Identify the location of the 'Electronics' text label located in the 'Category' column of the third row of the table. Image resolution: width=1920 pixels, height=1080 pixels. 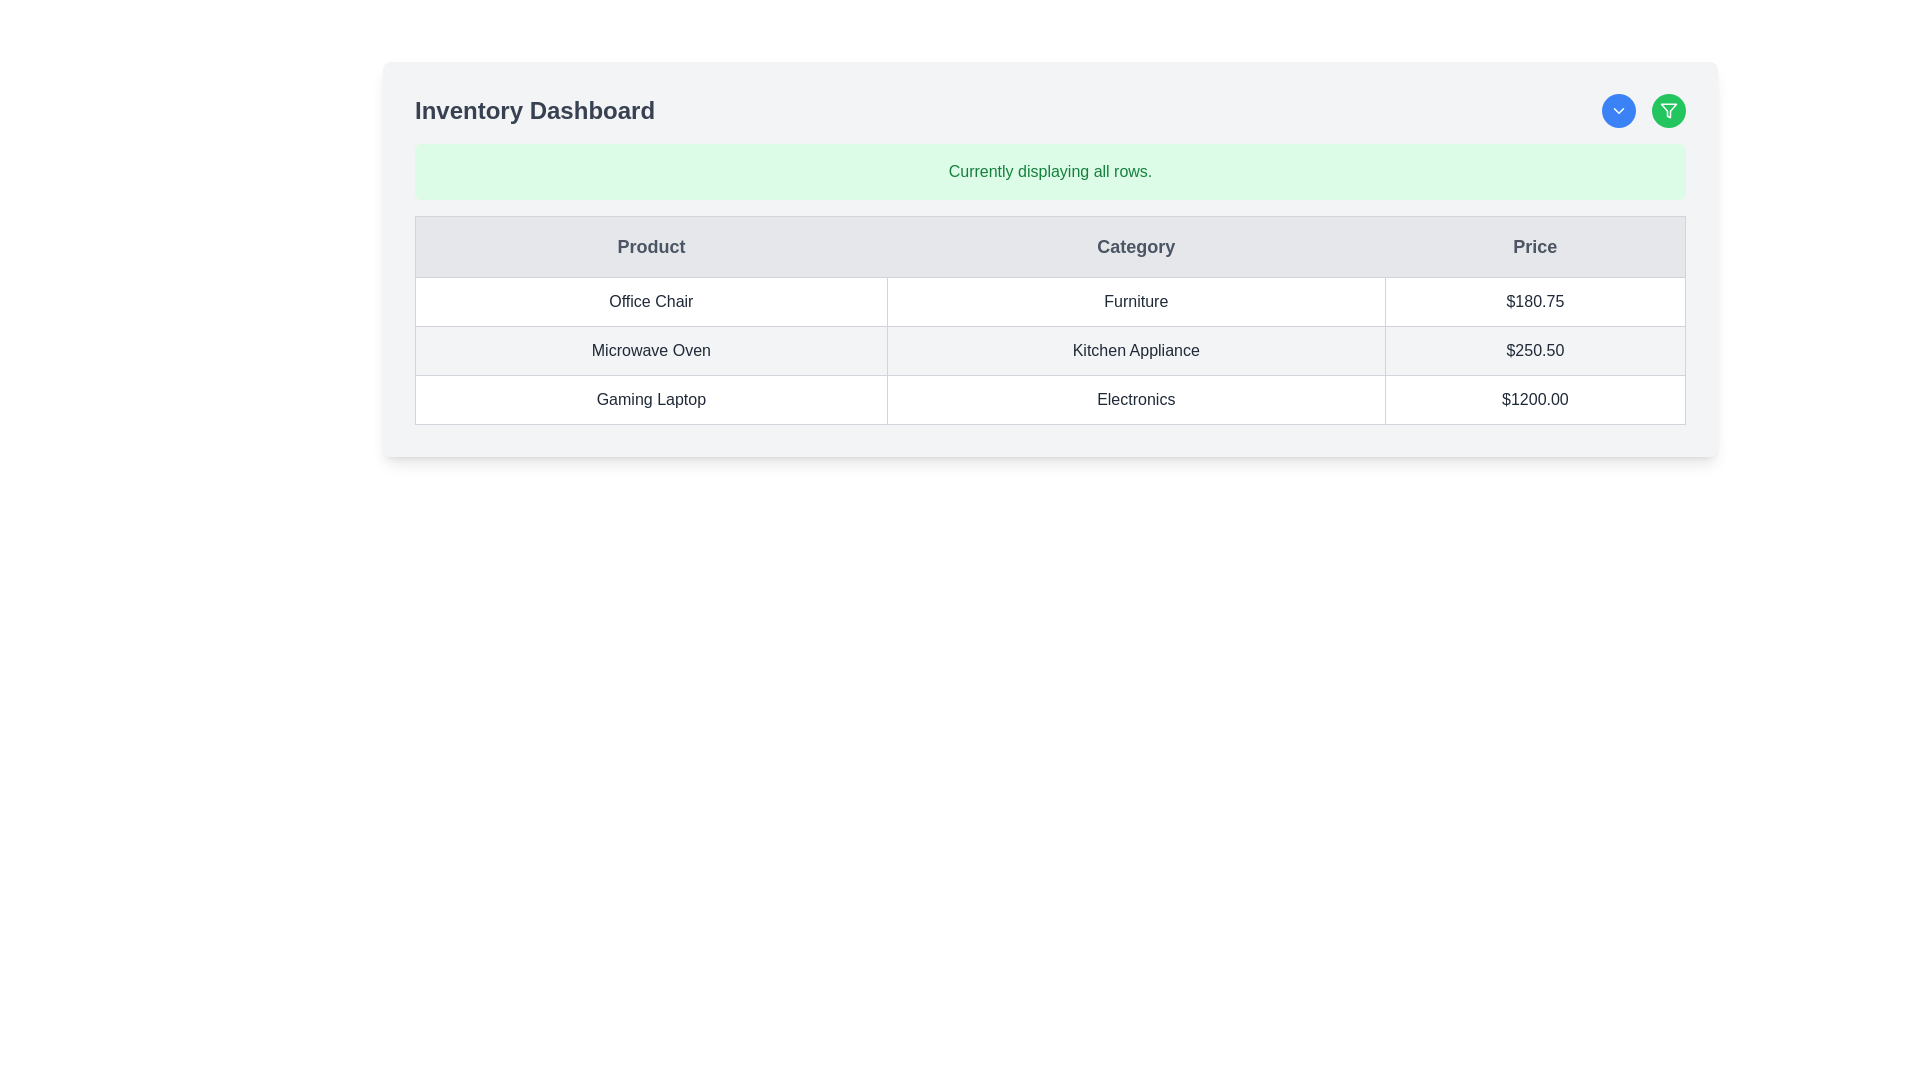
(1136, 400).